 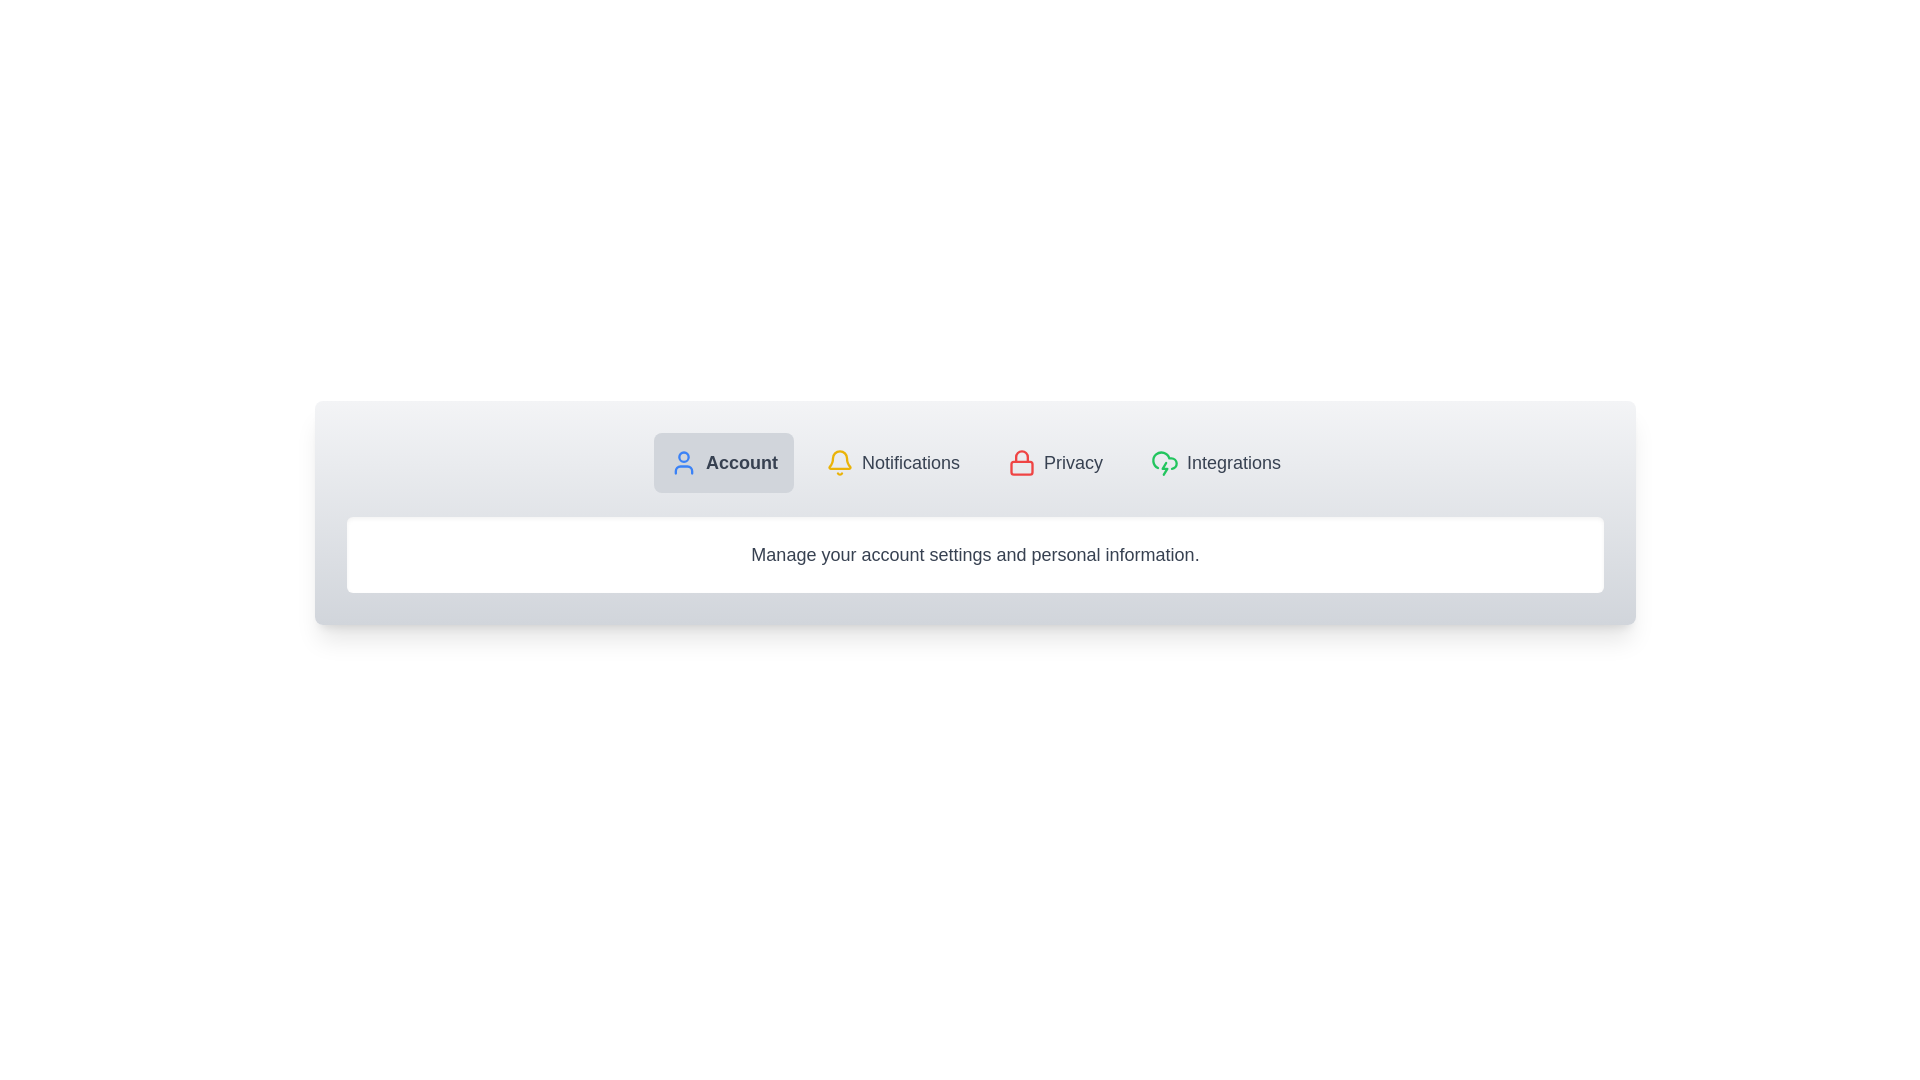 I want to click on the 'Notifications' text label in the navigation menu, so click(x=910, y=462).